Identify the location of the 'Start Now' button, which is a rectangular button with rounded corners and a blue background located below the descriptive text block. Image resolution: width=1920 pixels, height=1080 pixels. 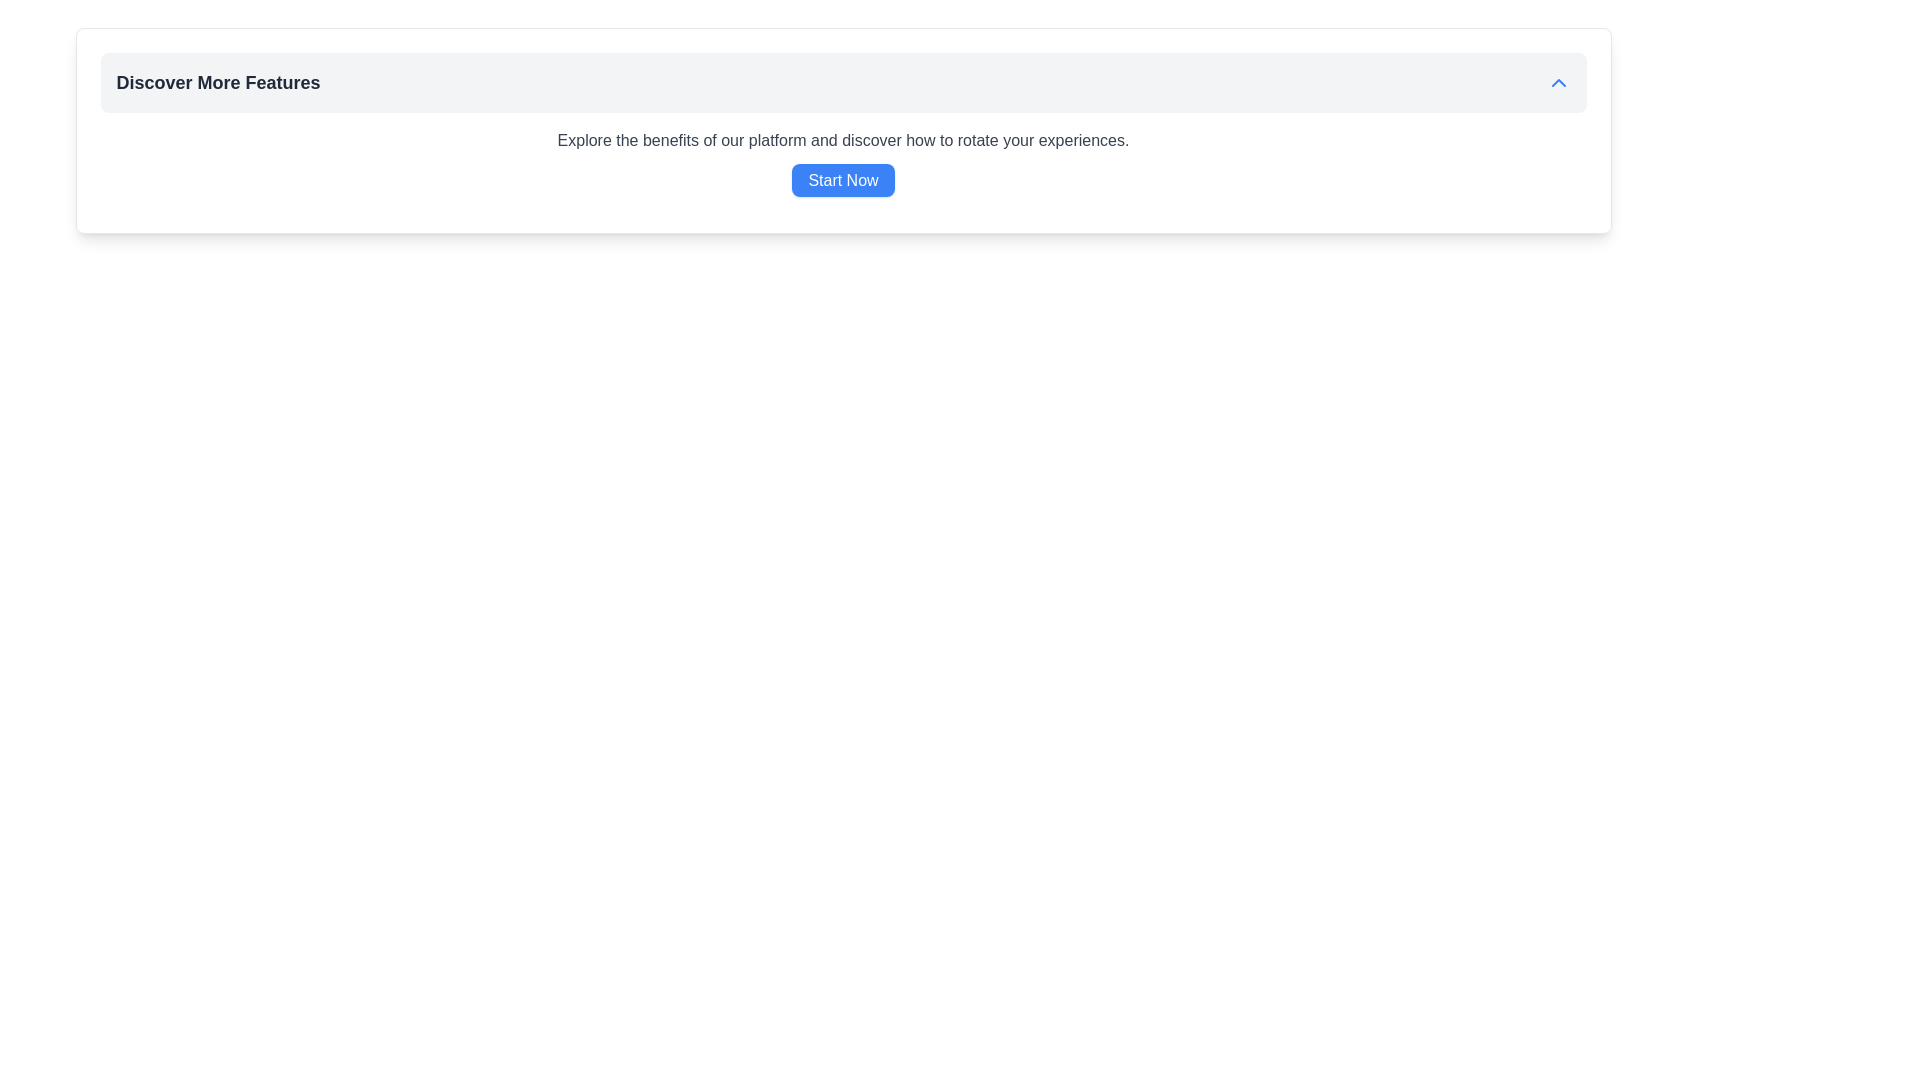
(843, 180).